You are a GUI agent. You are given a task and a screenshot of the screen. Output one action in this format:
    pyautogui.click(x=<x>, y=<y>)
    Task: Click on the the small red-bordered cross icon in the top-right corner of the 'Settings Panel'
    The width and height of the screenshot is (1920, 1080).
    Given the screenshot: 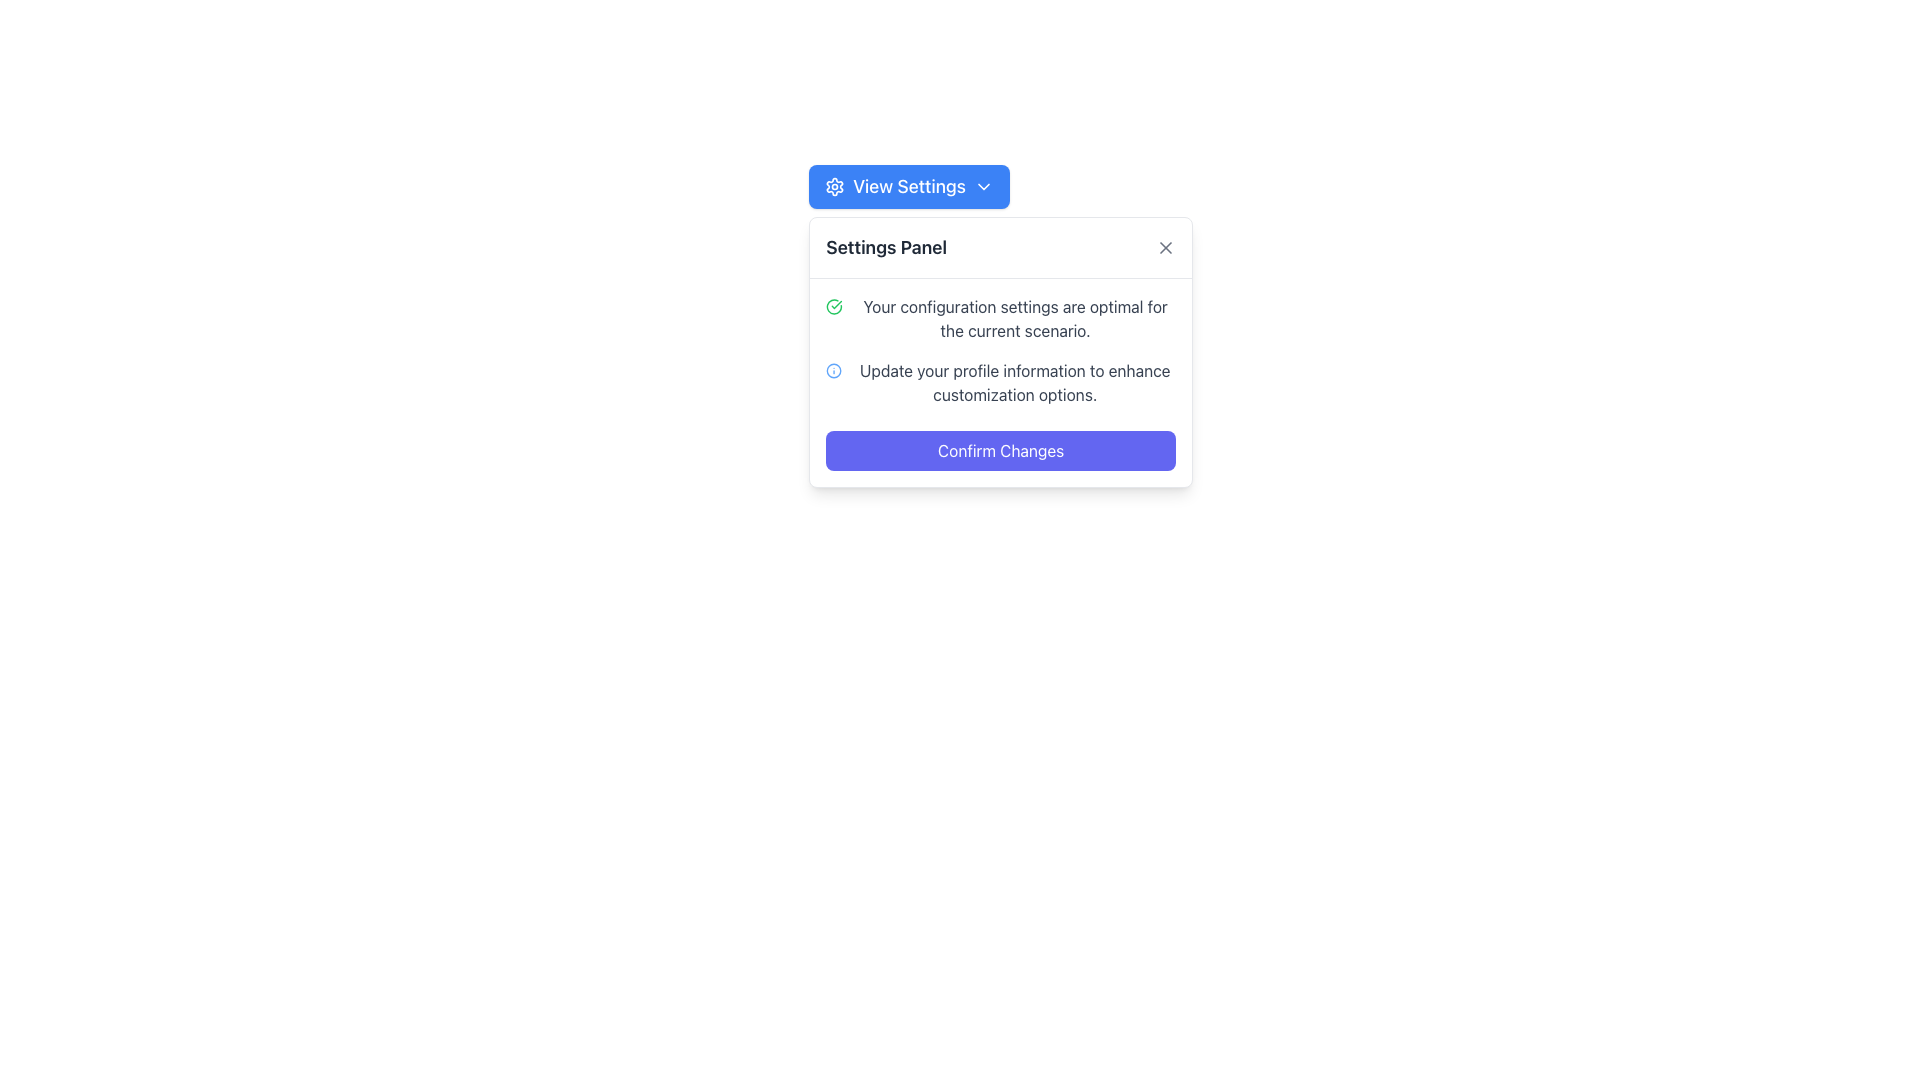 What is the action you would take?
    pyautogui.click(x=1166, y=246)
    